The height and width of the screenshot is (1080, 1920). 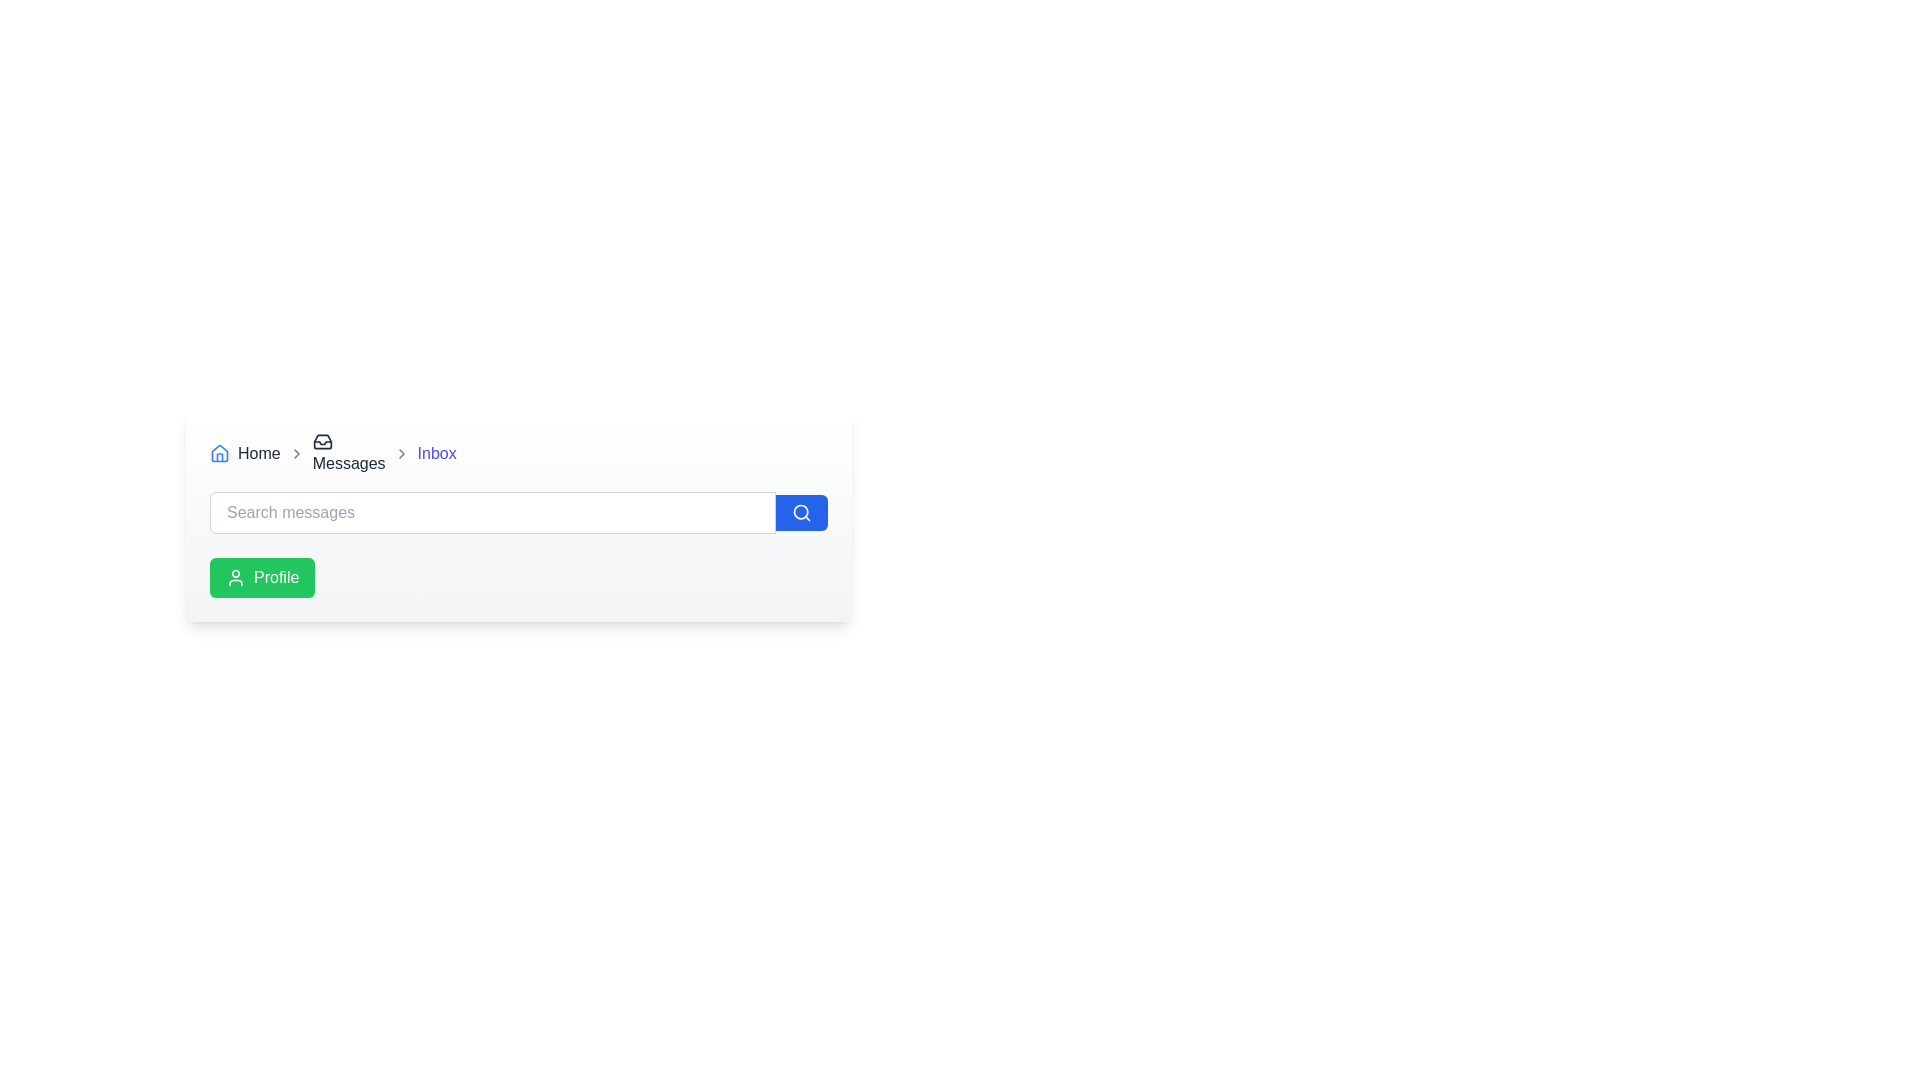 I want to click on the 'Messages' icon located at the start of the navigational breadcrumb, so click(x=322, y=441).